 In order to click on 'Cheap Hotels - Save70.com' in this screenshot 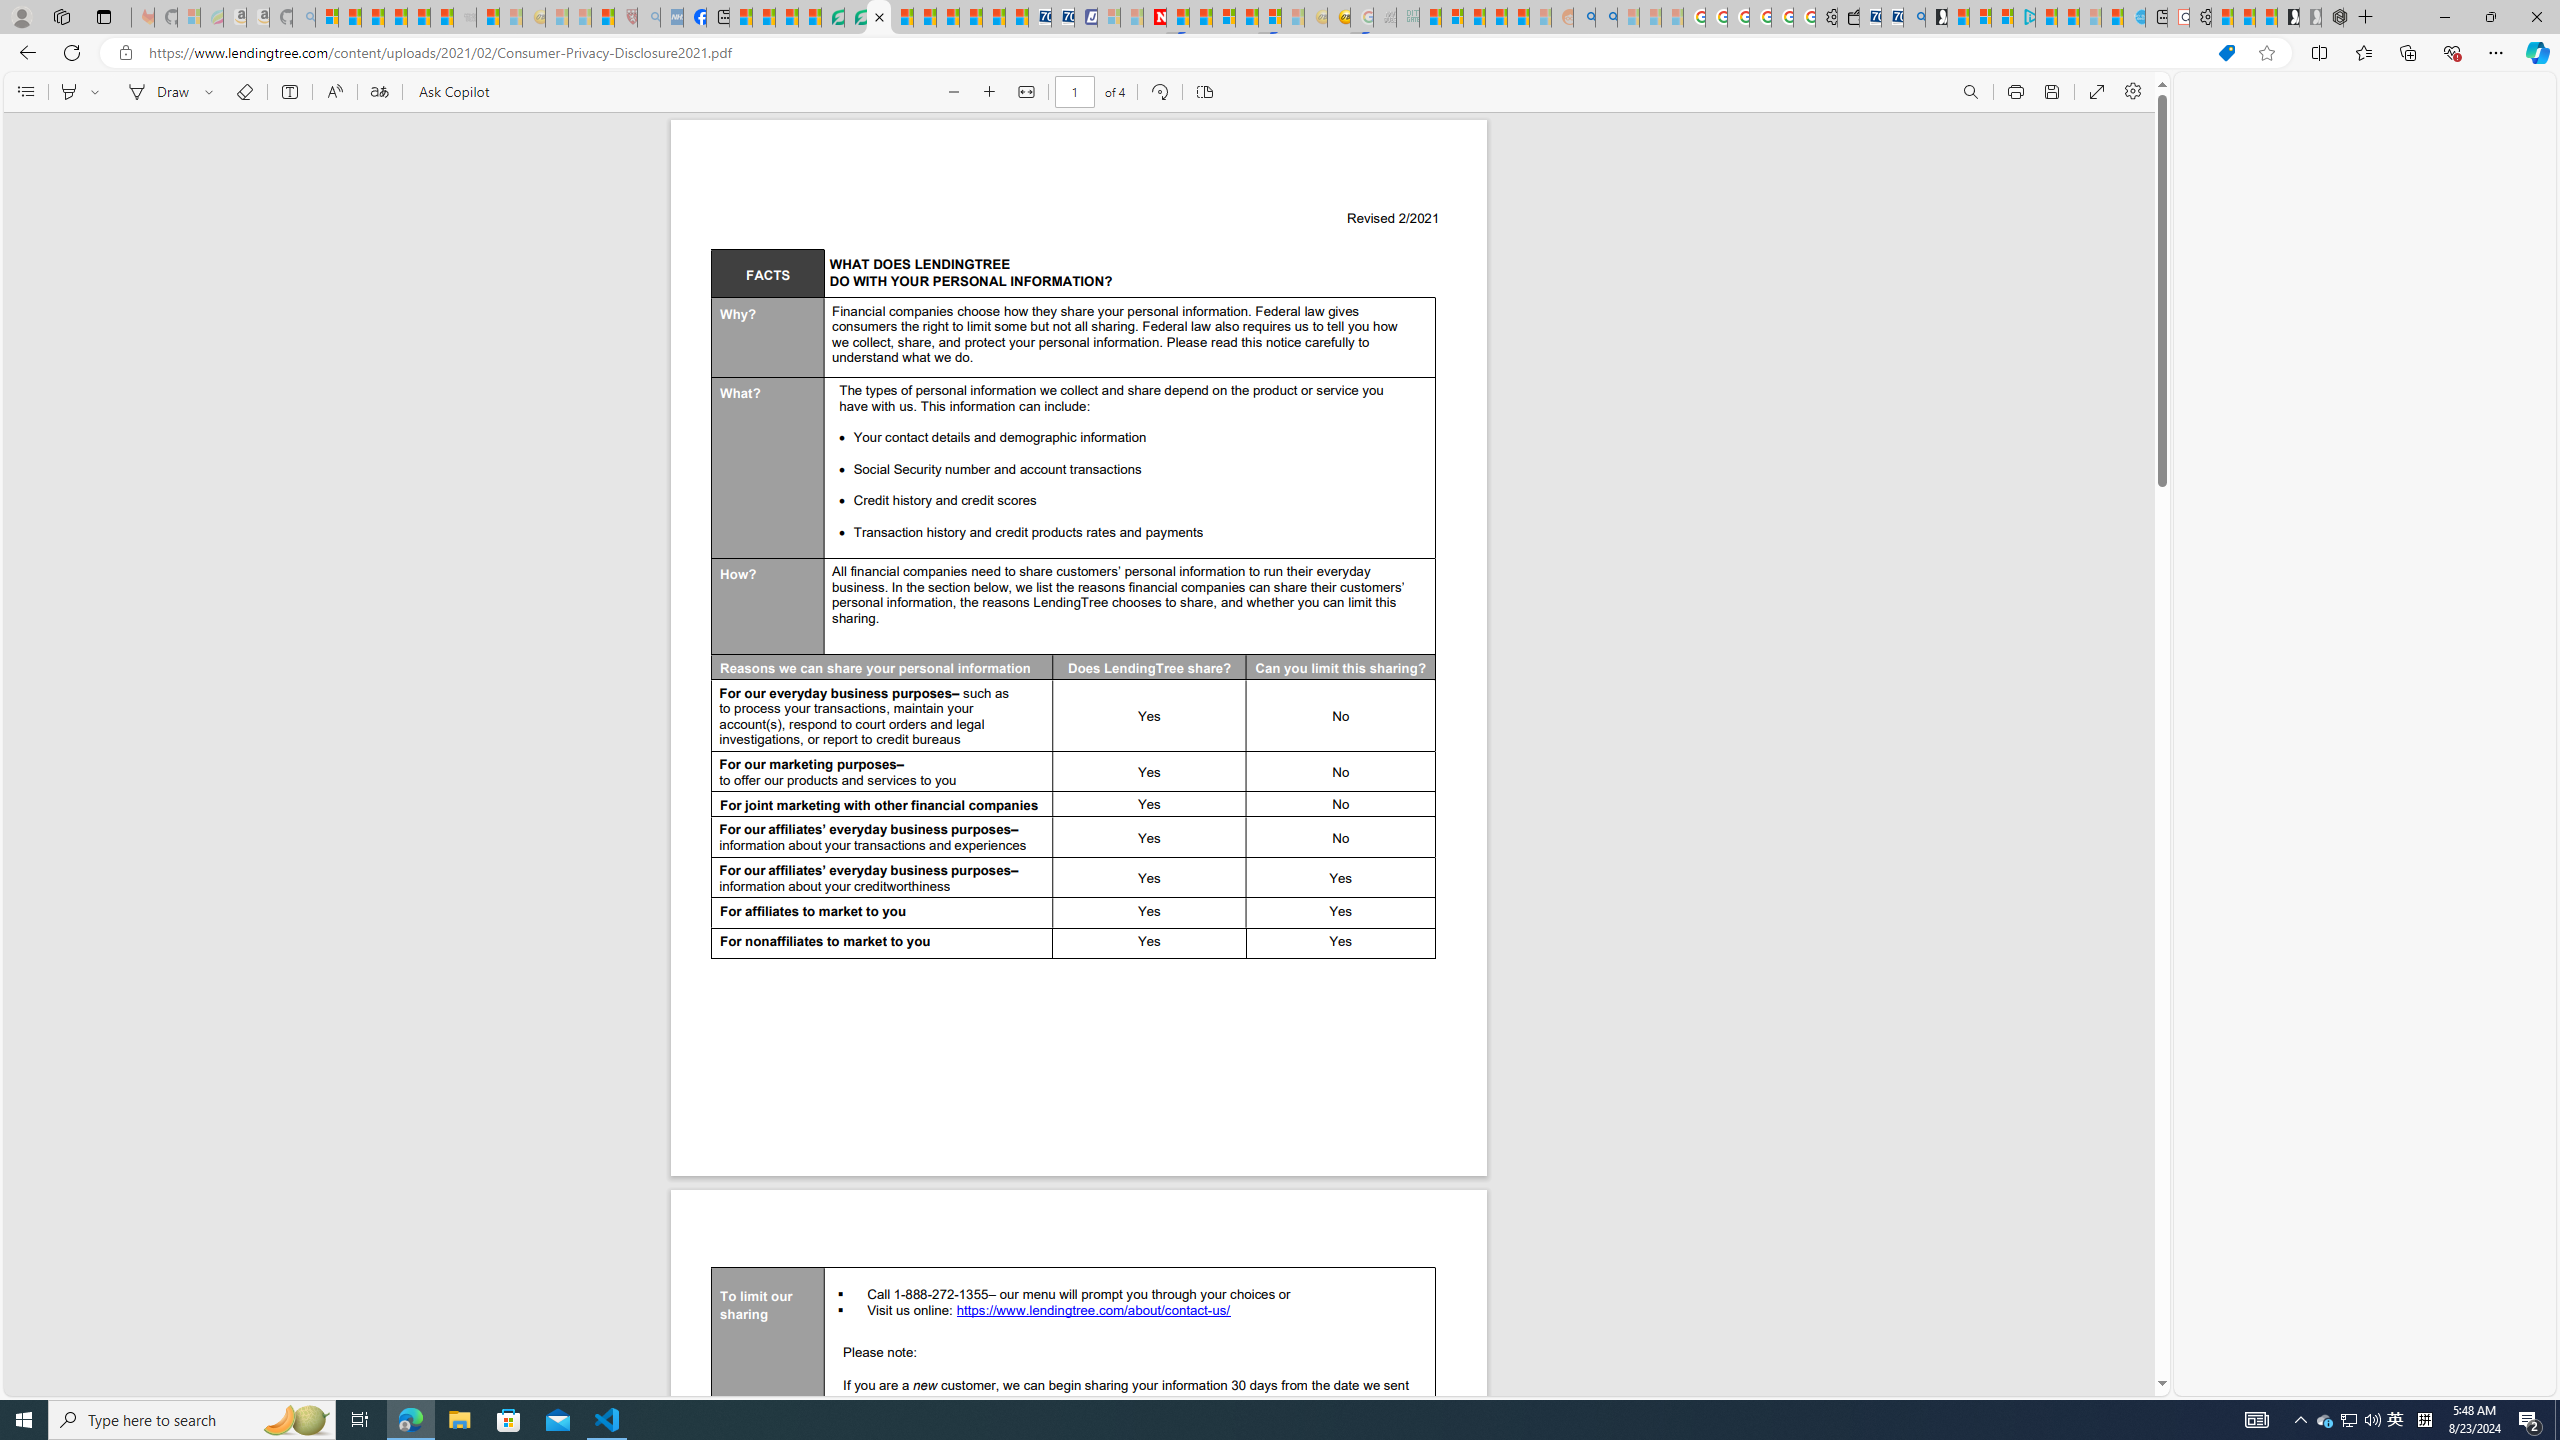, I will do `click(1061, 16)`.